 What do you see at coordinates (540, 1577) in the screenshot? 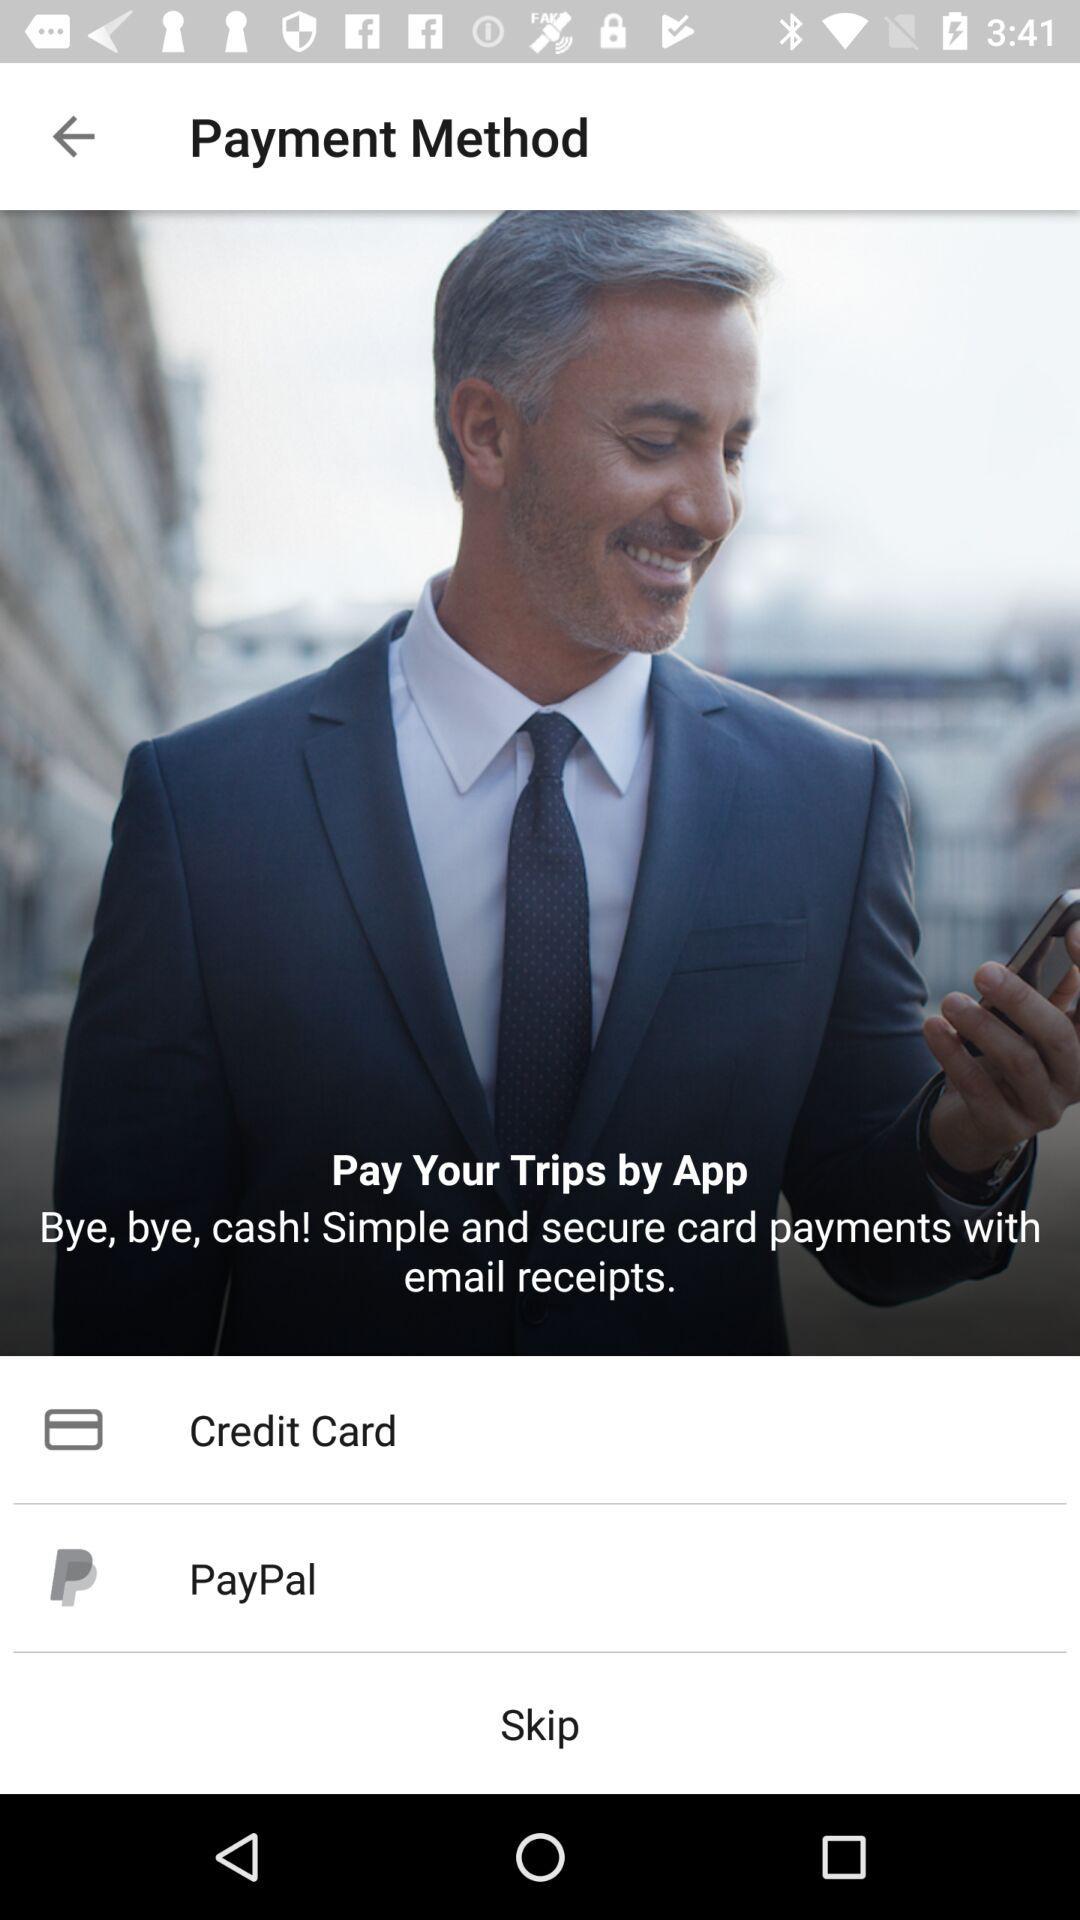
I see `the item below credit card icon` at bounding box center [540, 1577].